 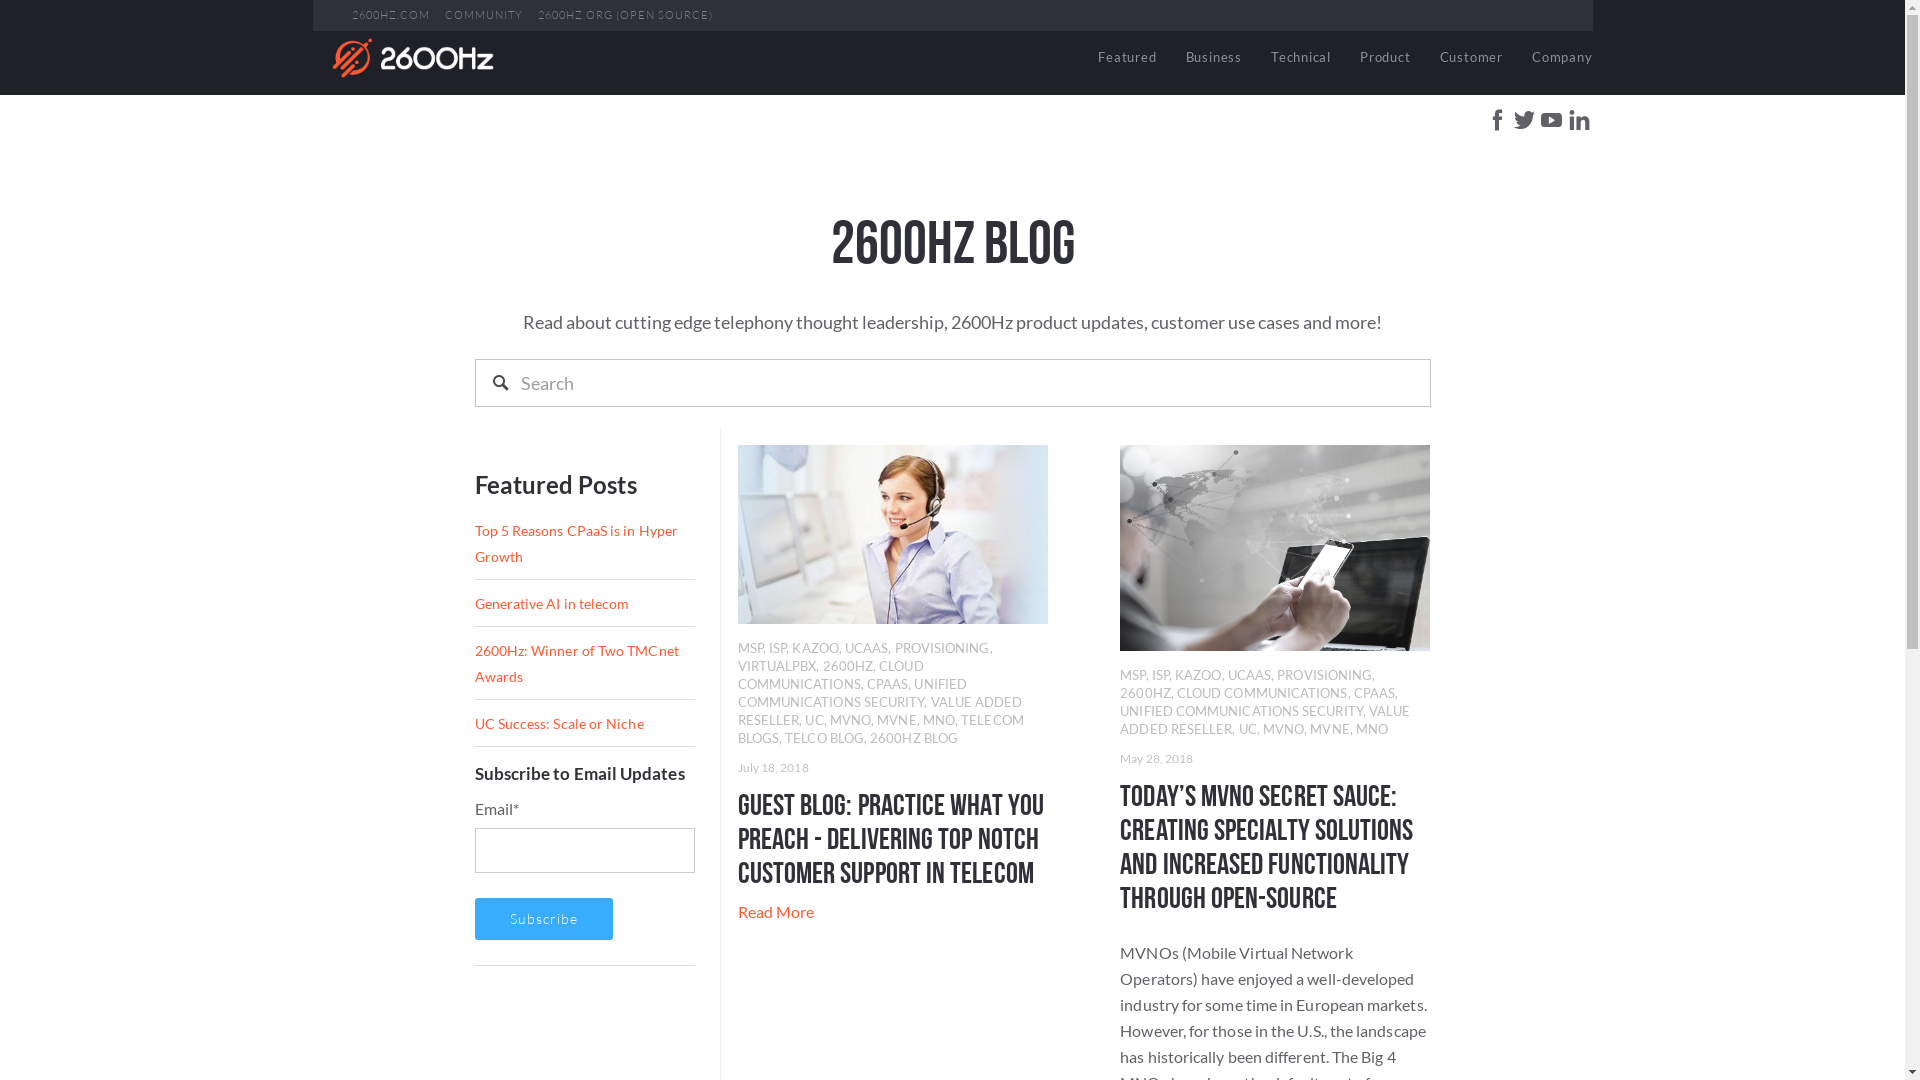 What do you see at coordinates (1264, 720) in the screenshot?
I see `'VALUE ADDED RESELLER'` at bounding box center [1264, 720].